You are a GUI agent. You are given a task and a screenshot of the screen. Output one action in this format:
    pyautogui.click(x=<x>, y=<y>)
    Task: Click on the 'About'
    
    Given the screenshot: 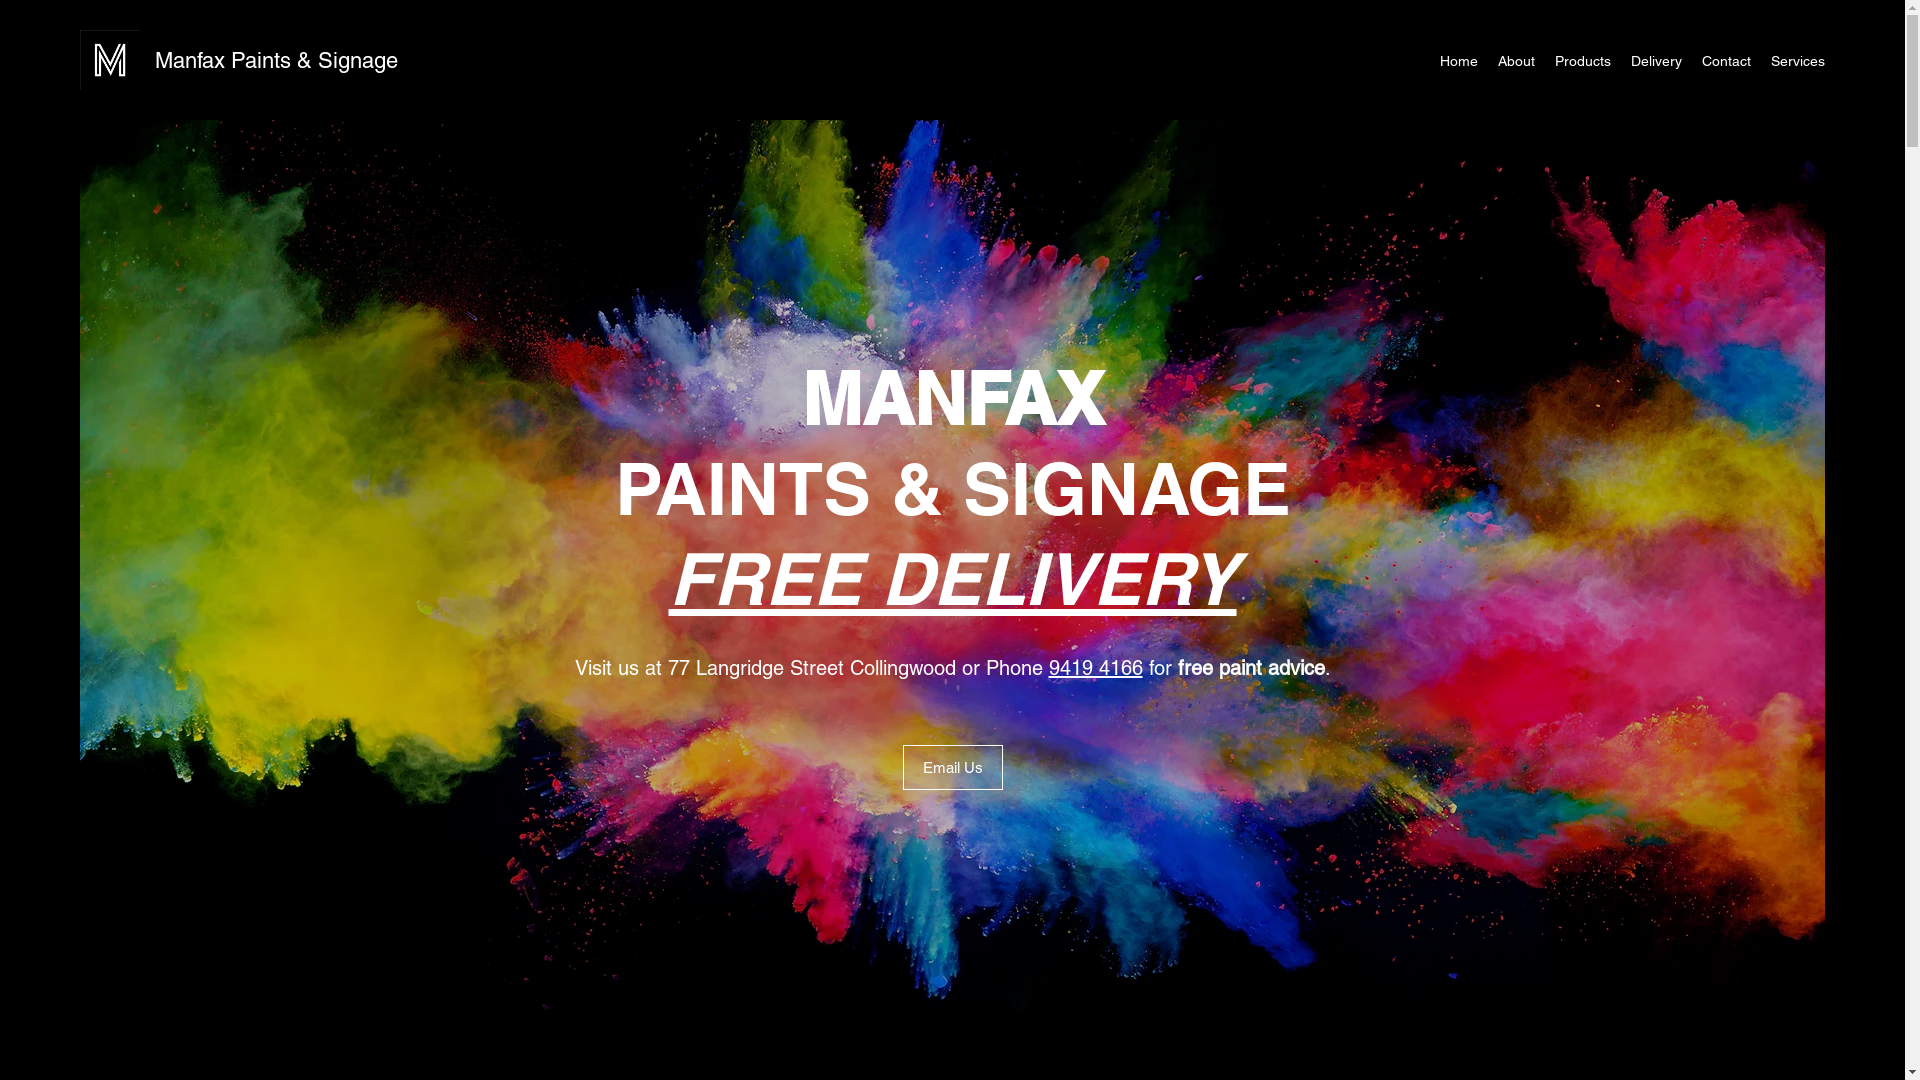 What is the action you would take?
    pyautogui.click(x=1516, y=60)
    